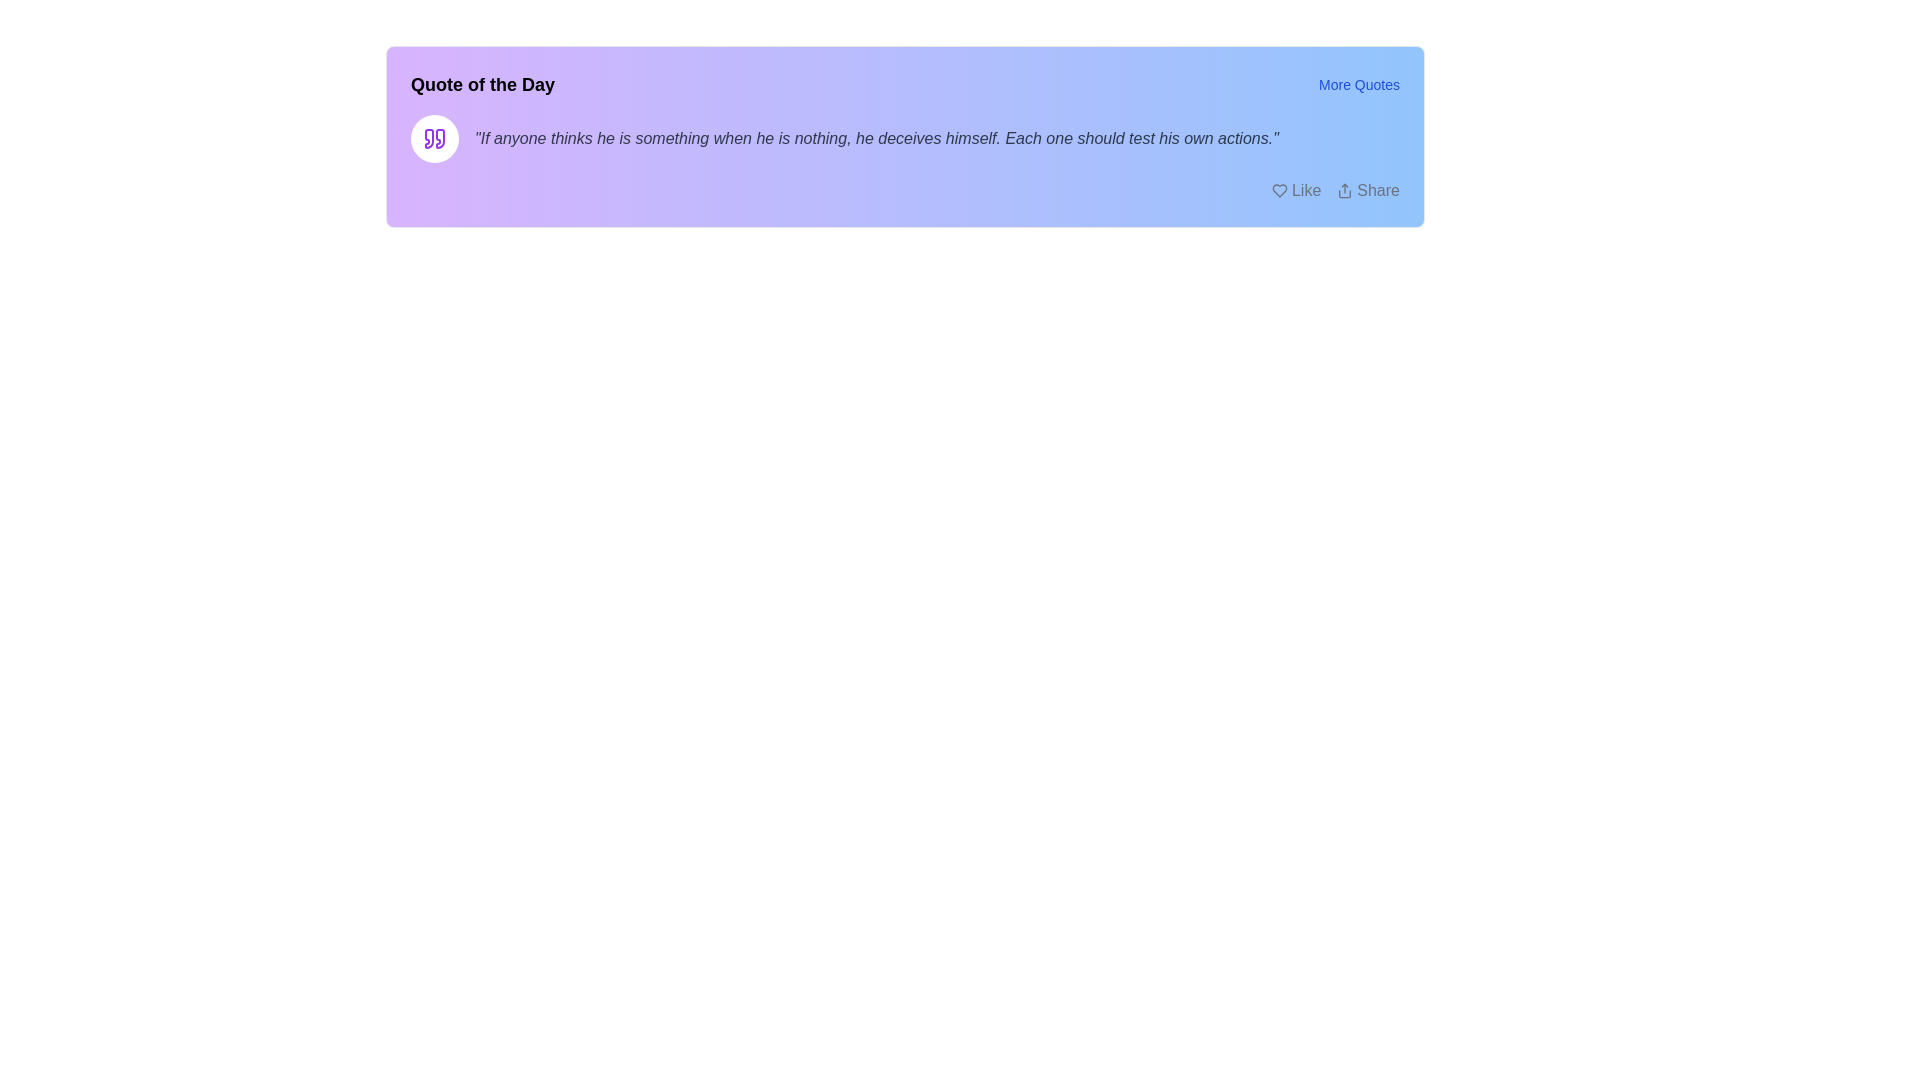 The width and height of the screenshot is (1920, 1080). I want to click on the purple quotation marks icon located inside a circular white background under the 'Quote of the Day' title, so click(434, 137).